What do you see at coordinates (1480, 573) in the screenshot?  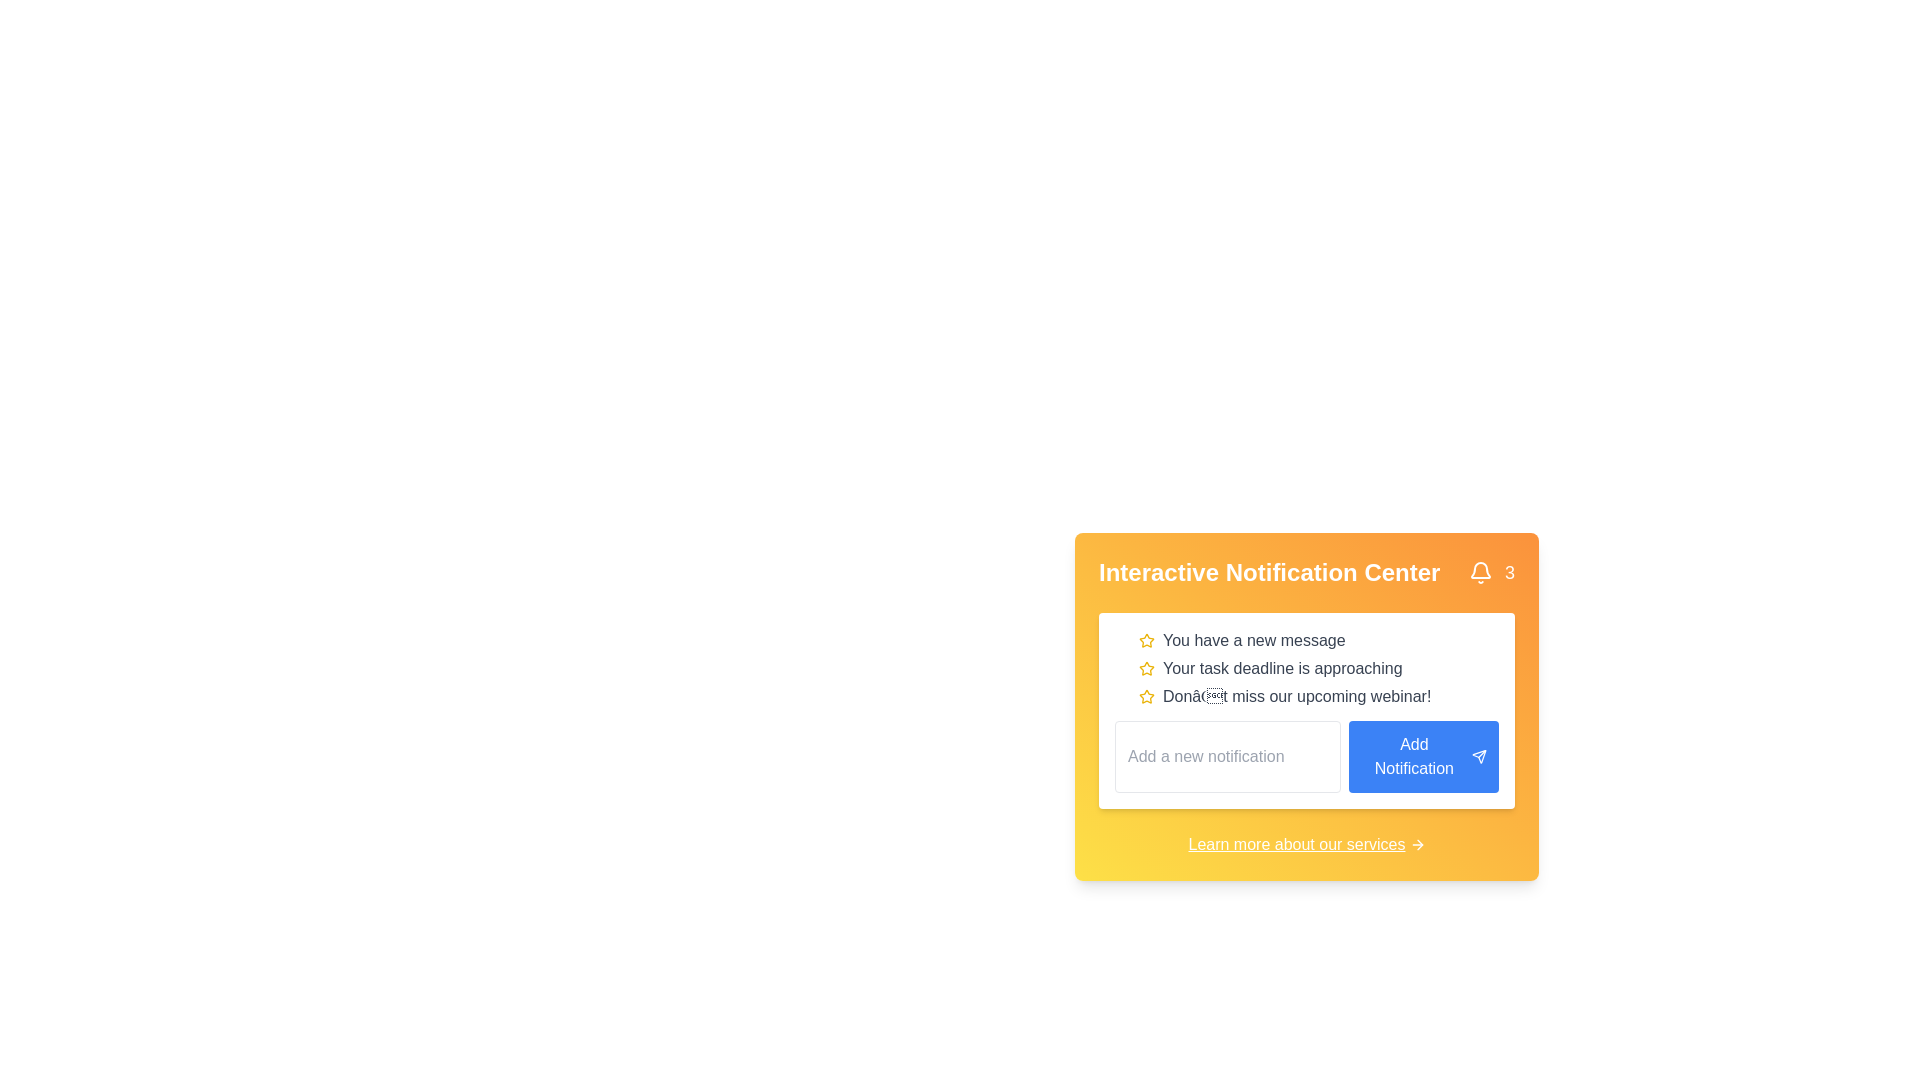 I see `the white bell SVG icon located in the top-right corner of the notification section, which is positioned to the left of the number '3'` at bounding box center [1480, 573].